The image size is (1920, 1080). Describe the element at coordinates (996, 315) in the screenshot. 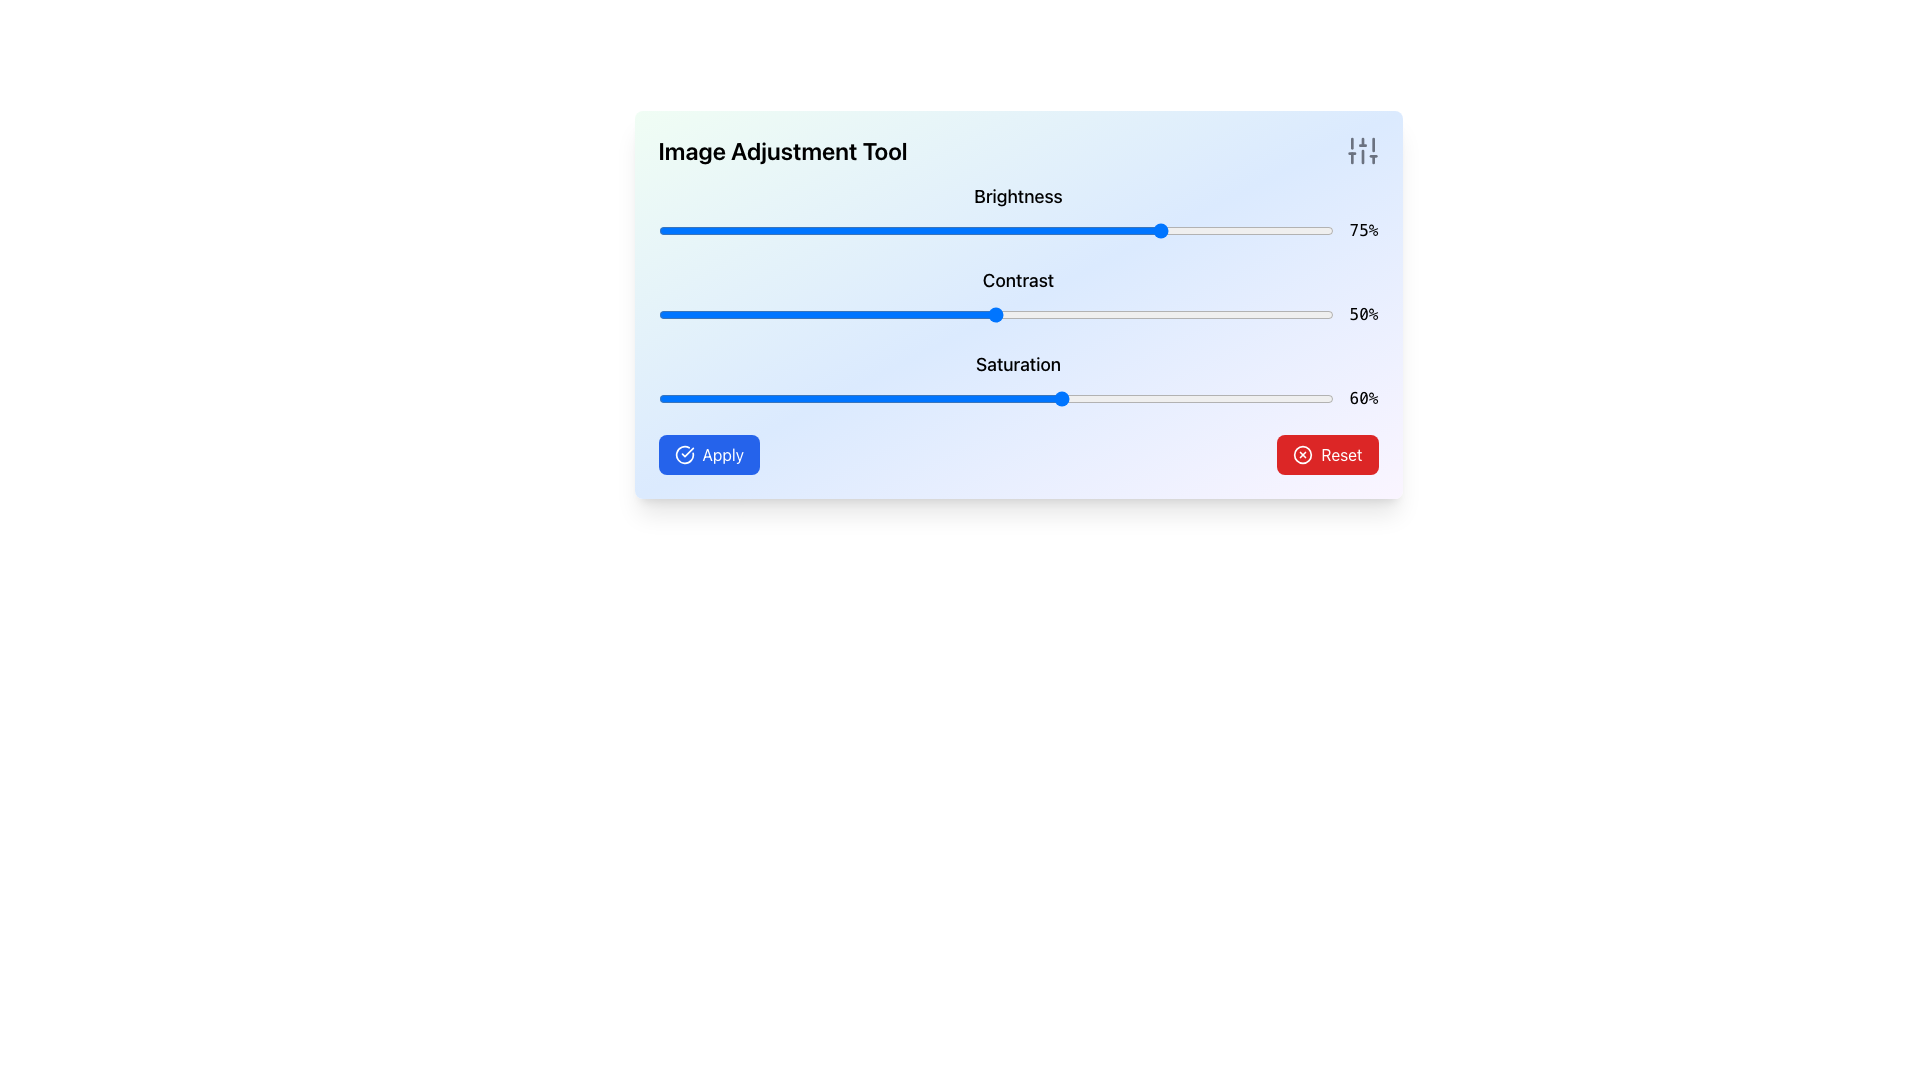

I see `the handle of the horizontal slider labeled '50%'` at that location.